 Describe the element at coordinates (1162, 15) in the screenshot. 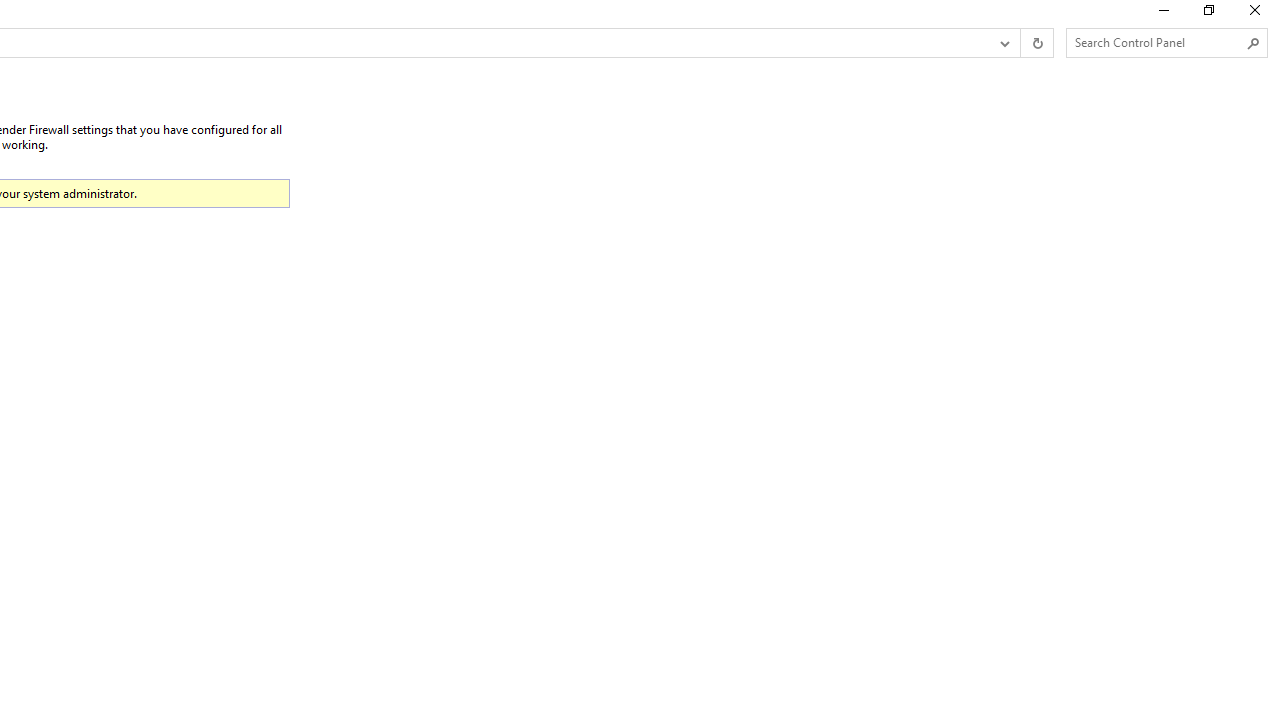

I see `'Minimize'` at that location.